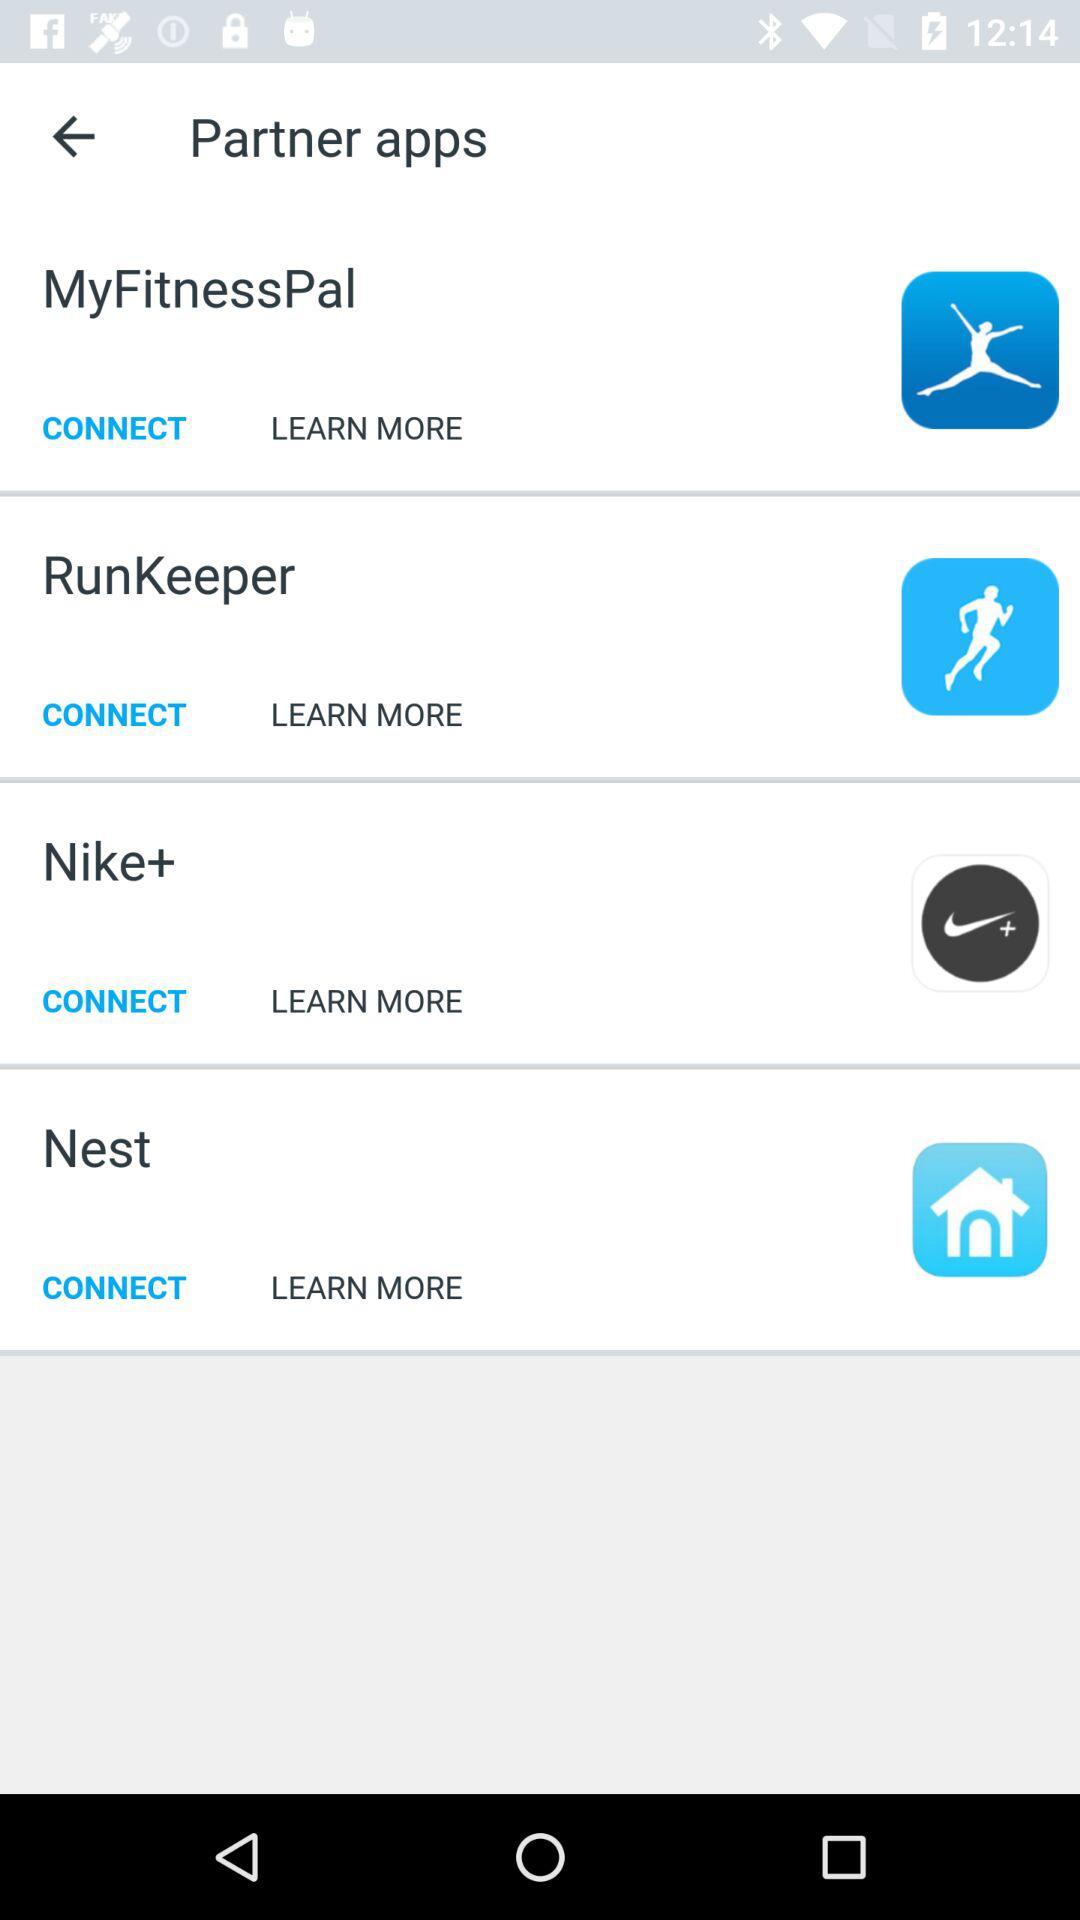  I want to click on icon to the left of the learn more icon, so click(96, 1146).